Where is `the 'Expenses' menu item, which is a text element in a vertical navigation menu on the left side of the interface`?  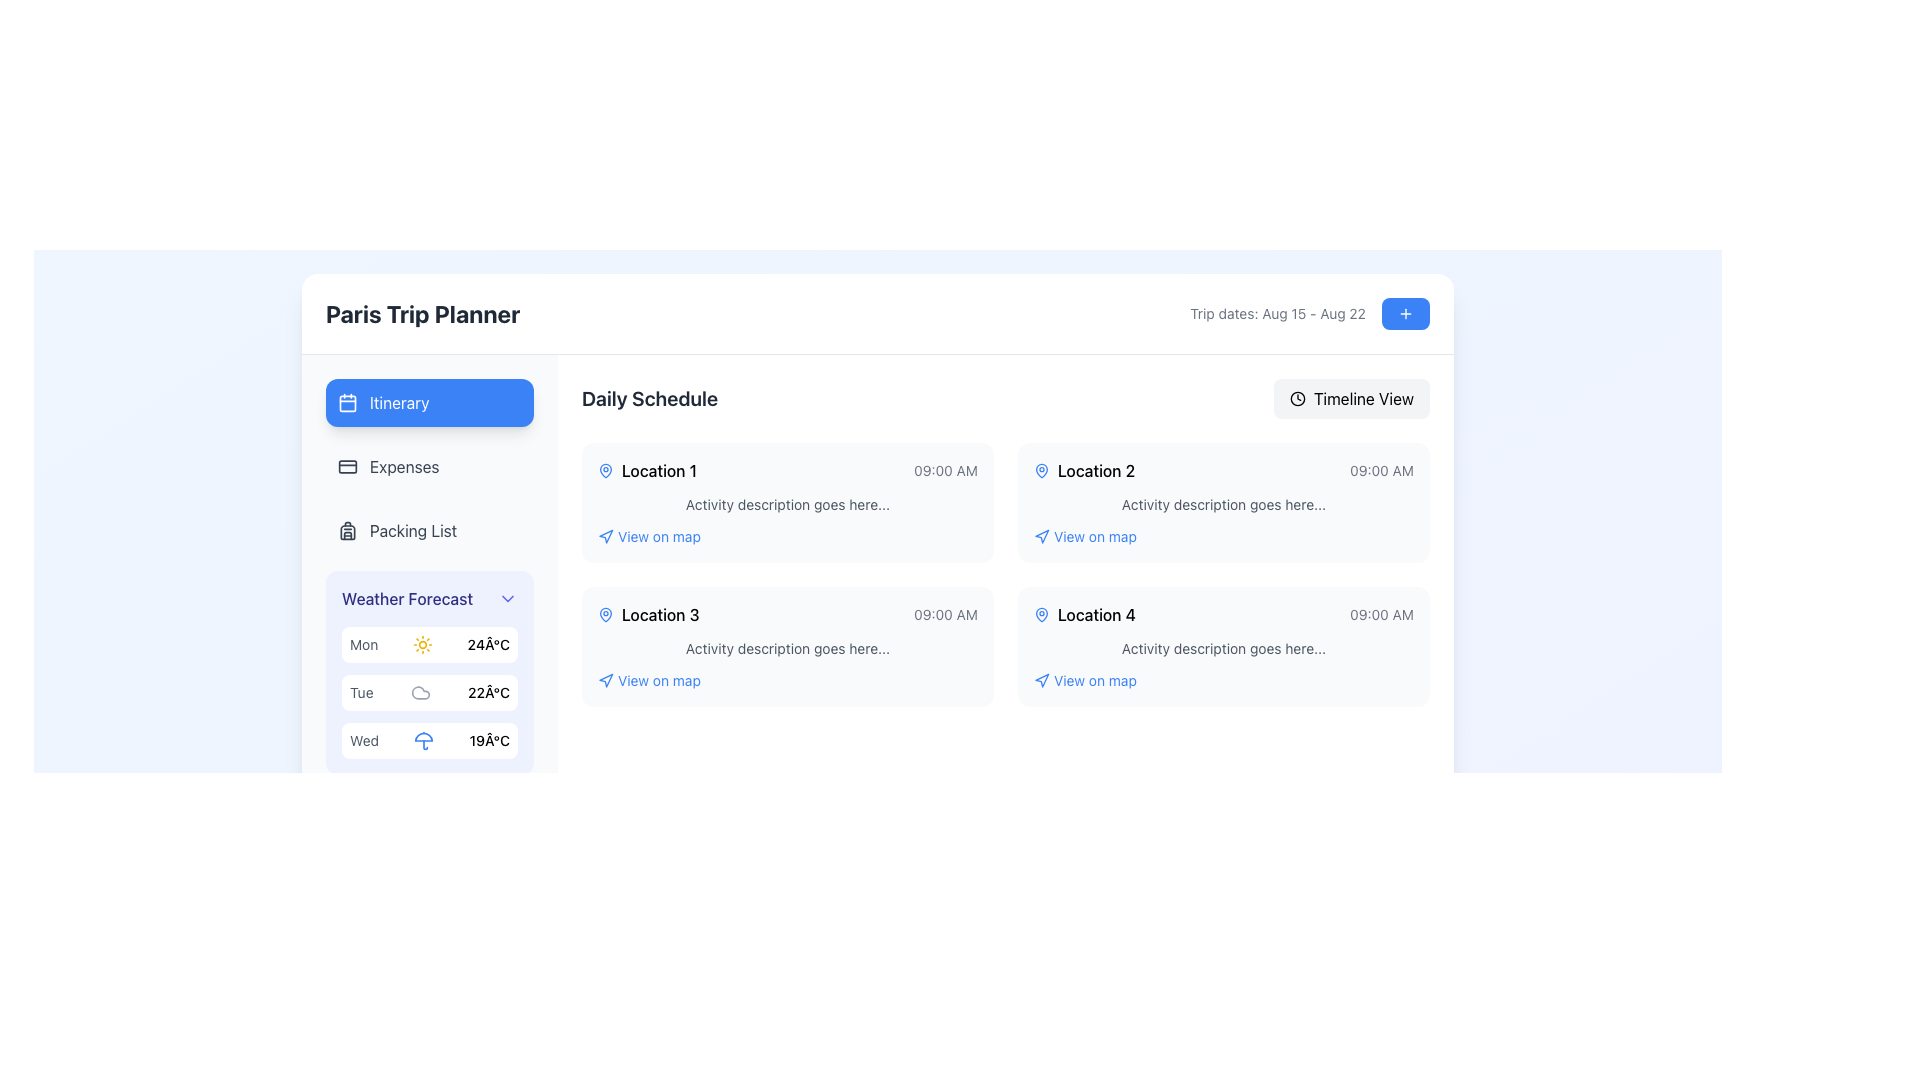 the 'Expenses' menu item, which is a text element in a vertical navigation menu on the left side of the interface is located at coordinates (403, 466).